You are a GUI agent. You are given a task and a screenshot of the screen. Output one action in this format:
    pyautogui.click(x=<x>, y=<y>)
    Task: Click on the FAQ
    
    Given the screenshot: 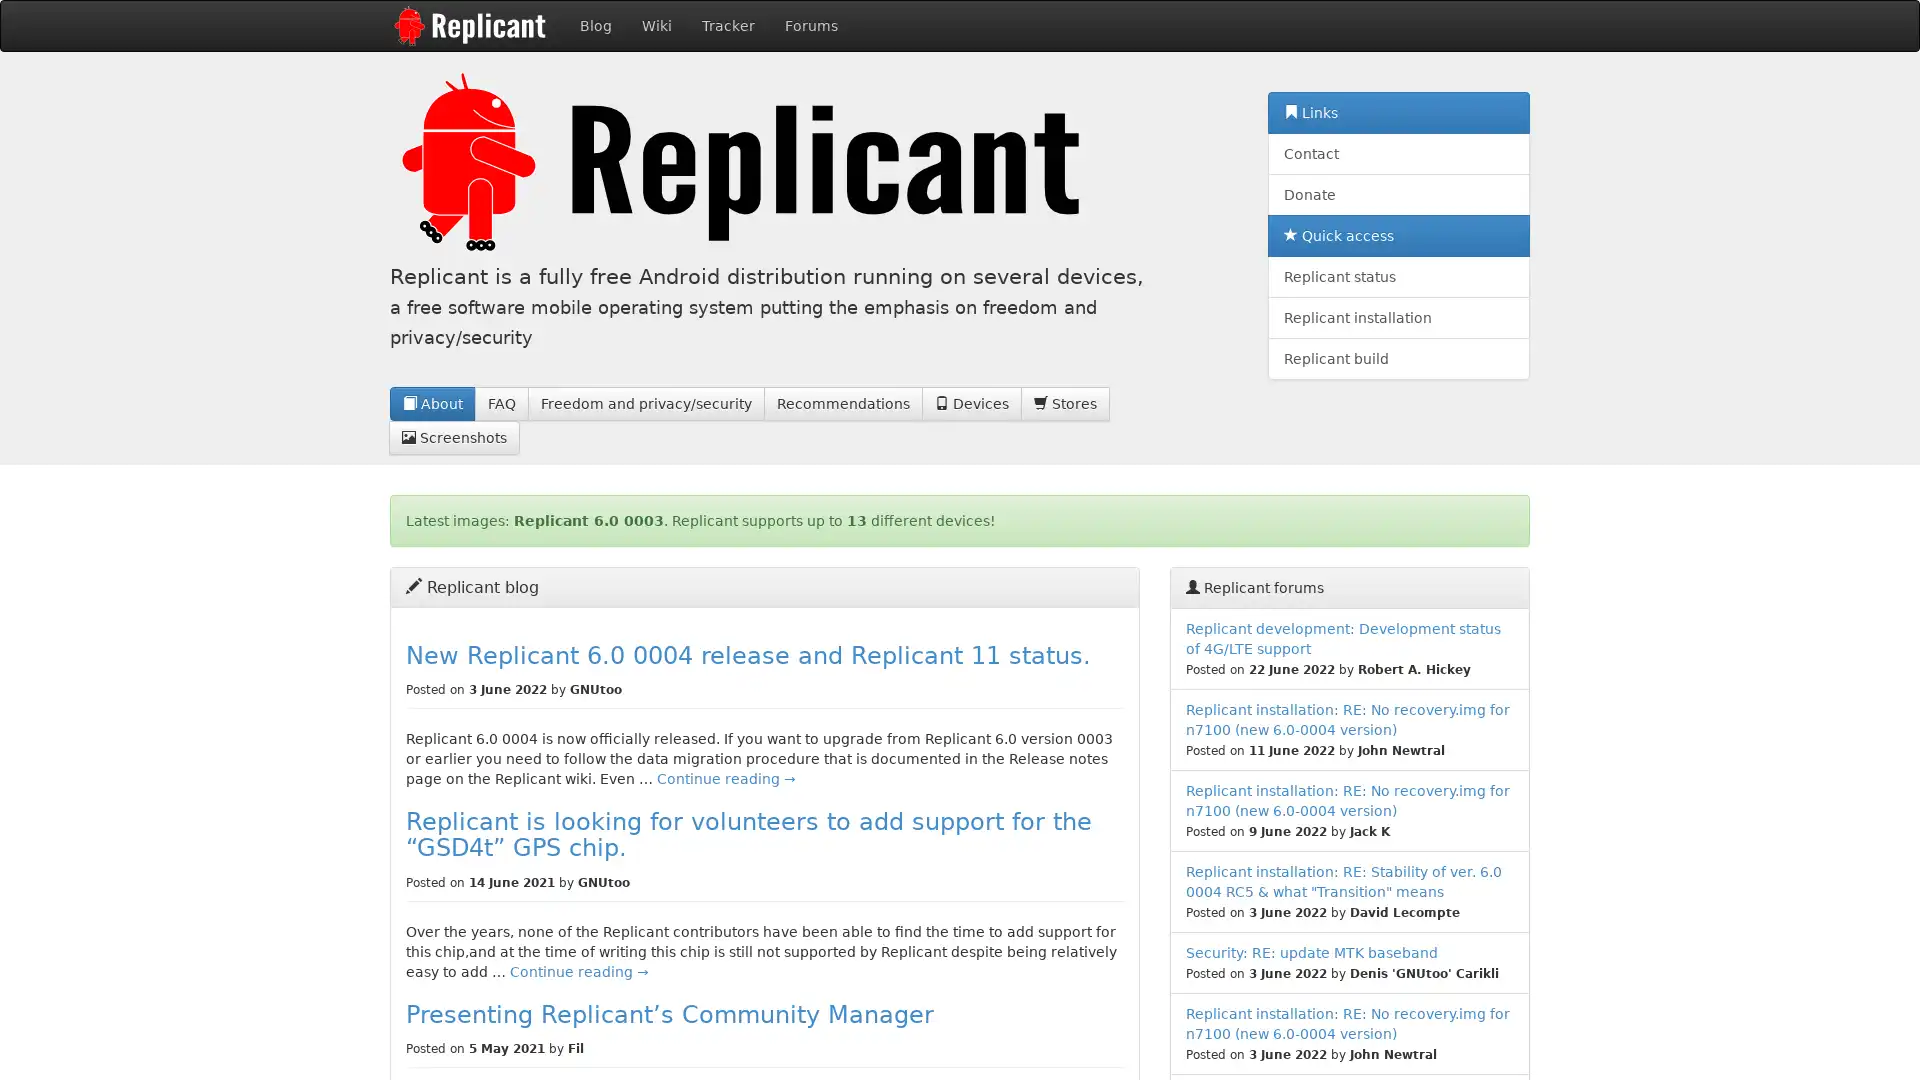 What is the action you would take?
    pyautogui.click(x=502, y=404)
    